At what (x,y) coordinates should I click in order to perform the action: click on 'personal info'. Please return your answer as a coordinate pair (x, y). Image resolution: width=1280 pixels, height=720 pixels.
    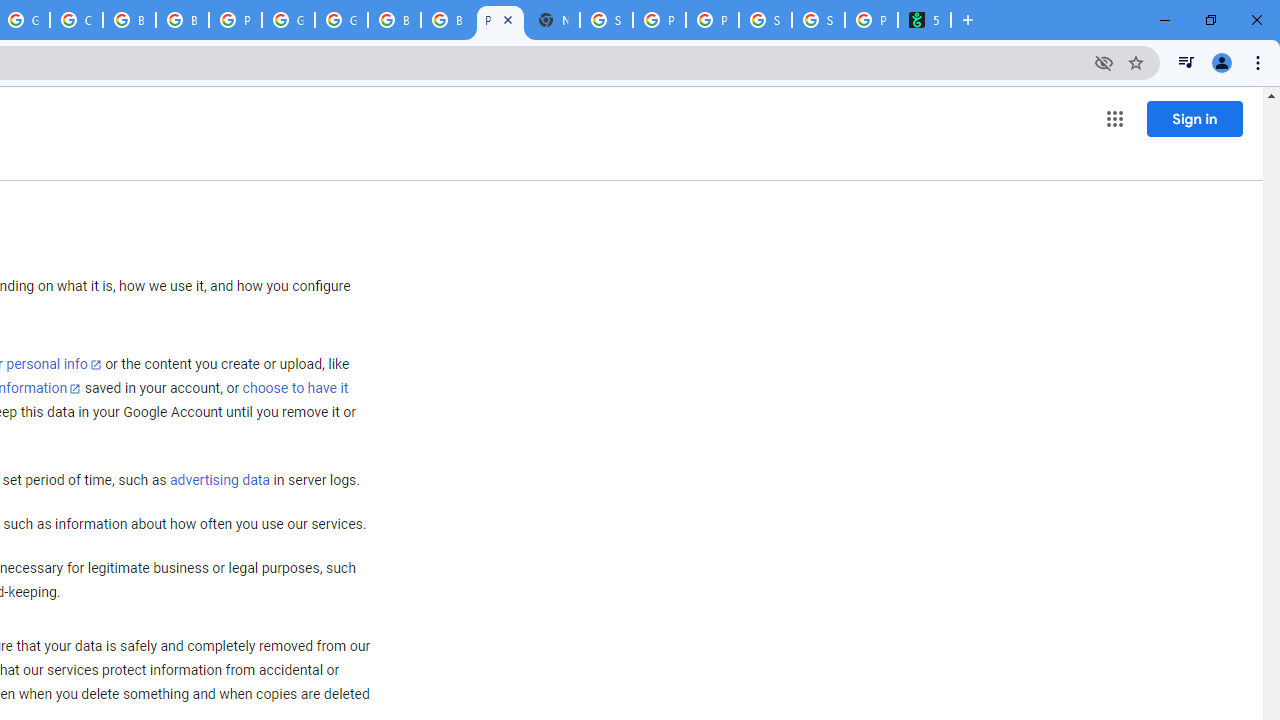
    Looking at the image, I should click on (54, 364).